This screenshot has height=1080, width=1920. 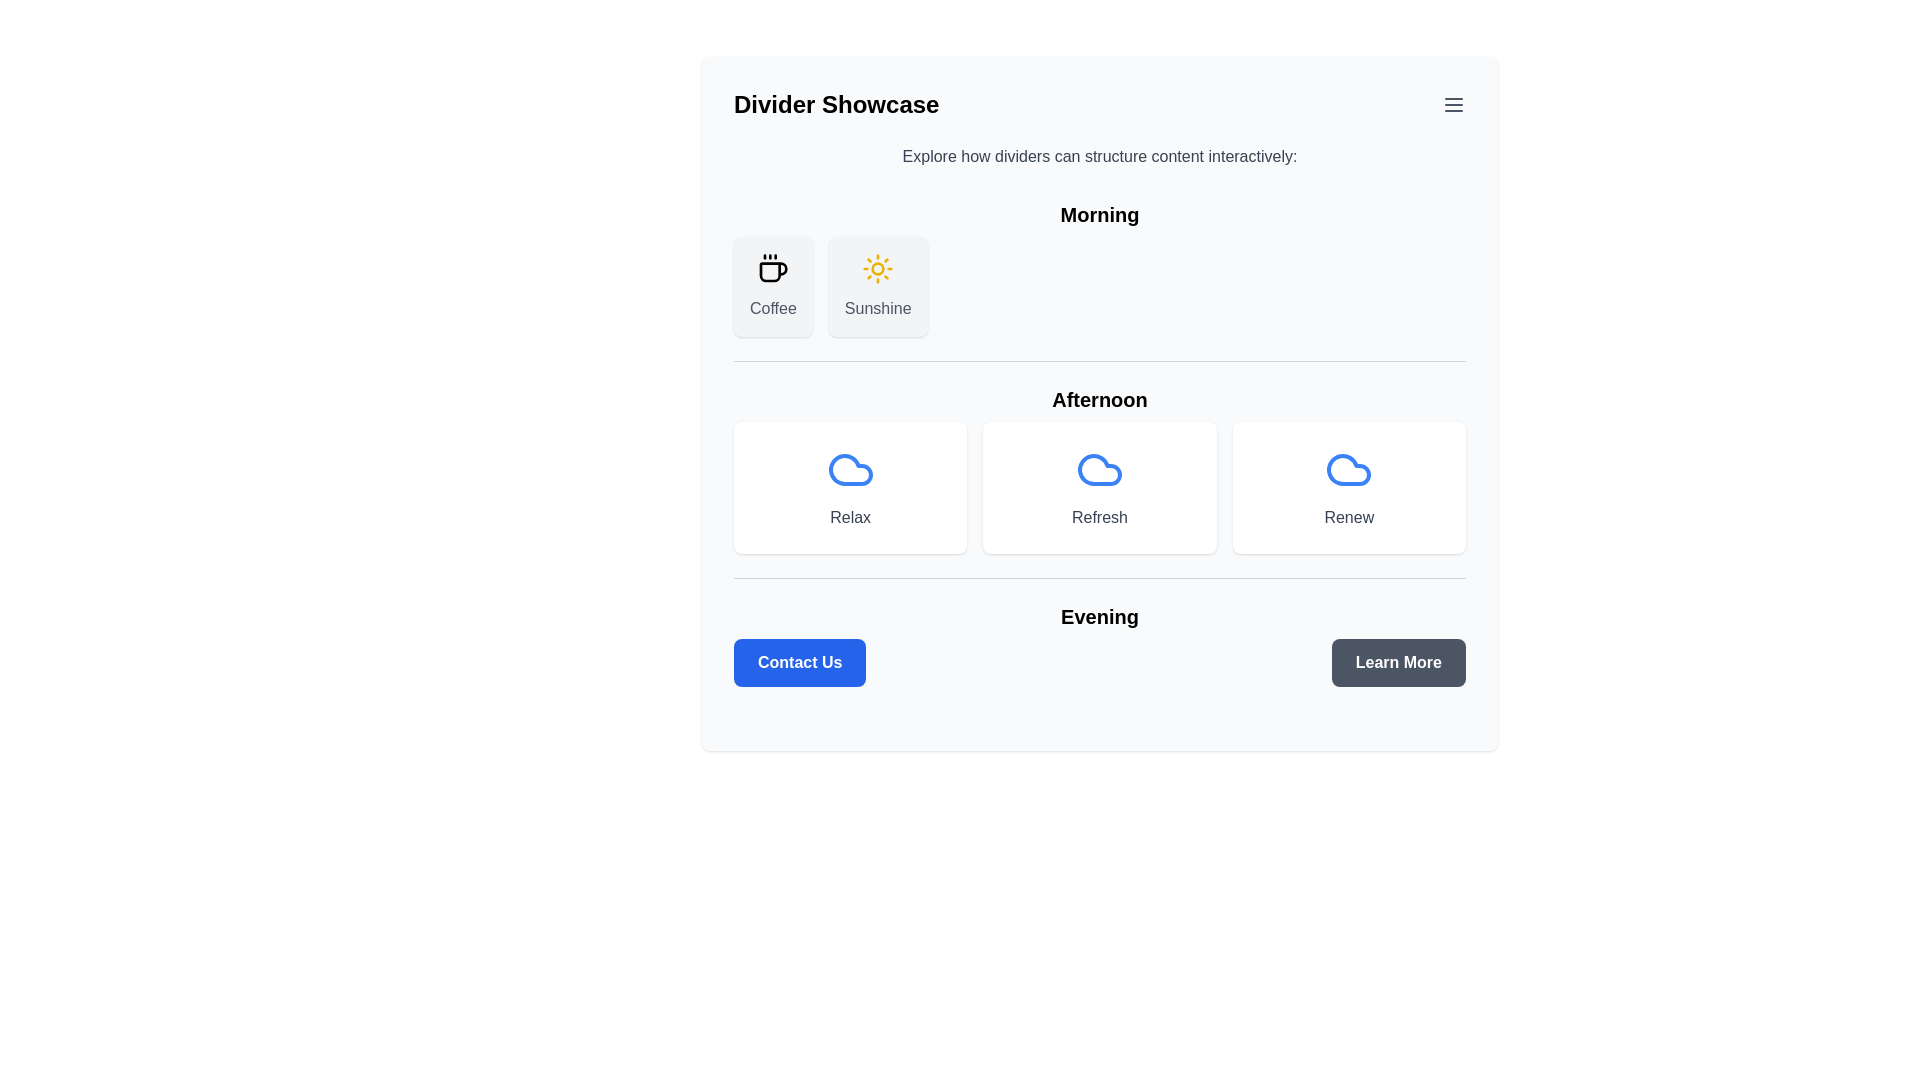 What do you see at coordinates (878, 308) in the screenshot?
I see `the descriptive label in the 'Morning' section, which indicates the theme of the card content, located directly below the sun icon` at bounding box center [878, 308].